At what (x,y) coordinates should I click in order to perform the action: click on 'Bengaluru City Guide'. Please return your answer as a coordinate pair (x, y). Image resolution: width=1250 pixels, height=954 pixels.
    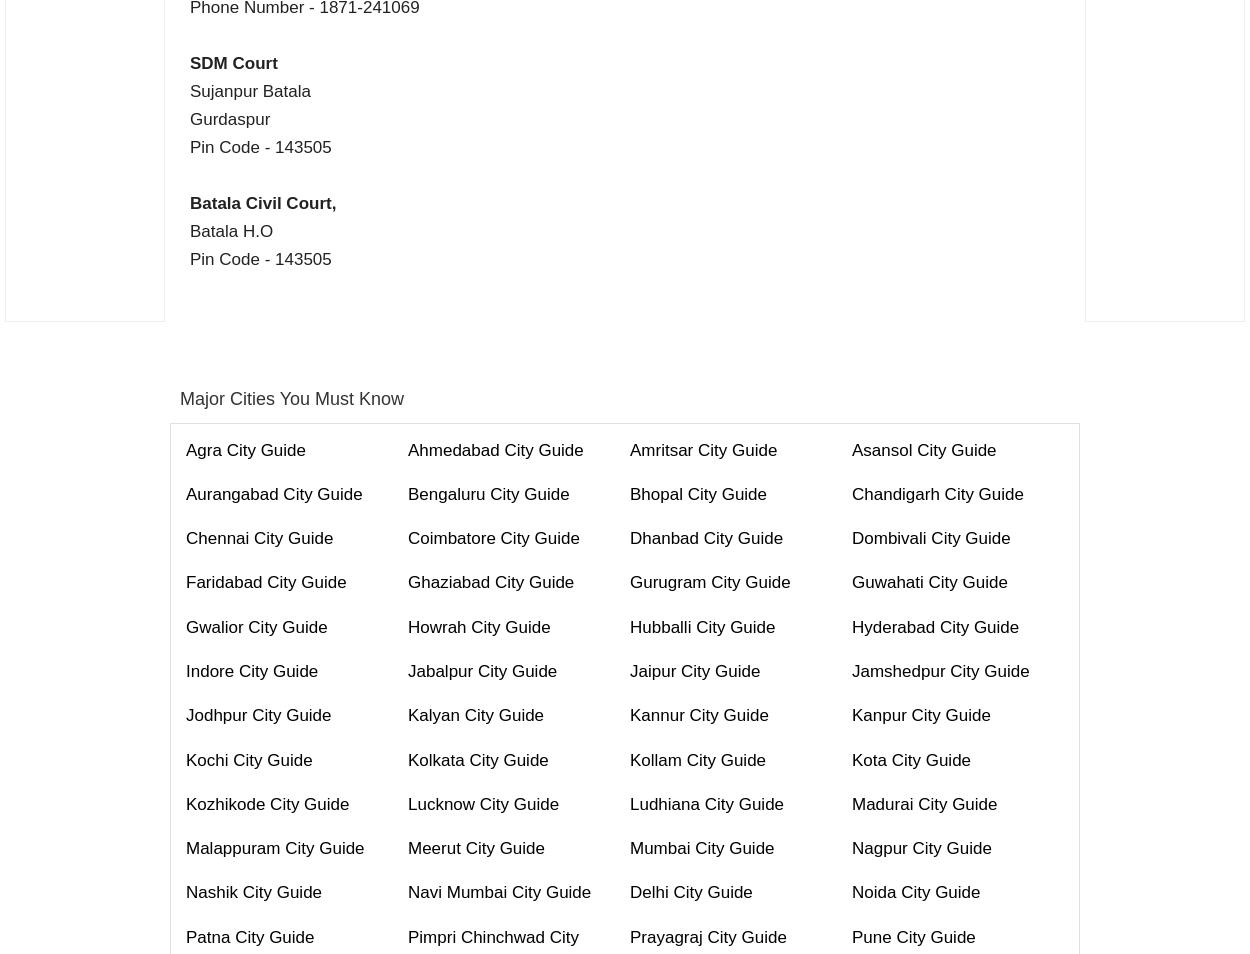
    Looking at the image, I should click on (487, 492).